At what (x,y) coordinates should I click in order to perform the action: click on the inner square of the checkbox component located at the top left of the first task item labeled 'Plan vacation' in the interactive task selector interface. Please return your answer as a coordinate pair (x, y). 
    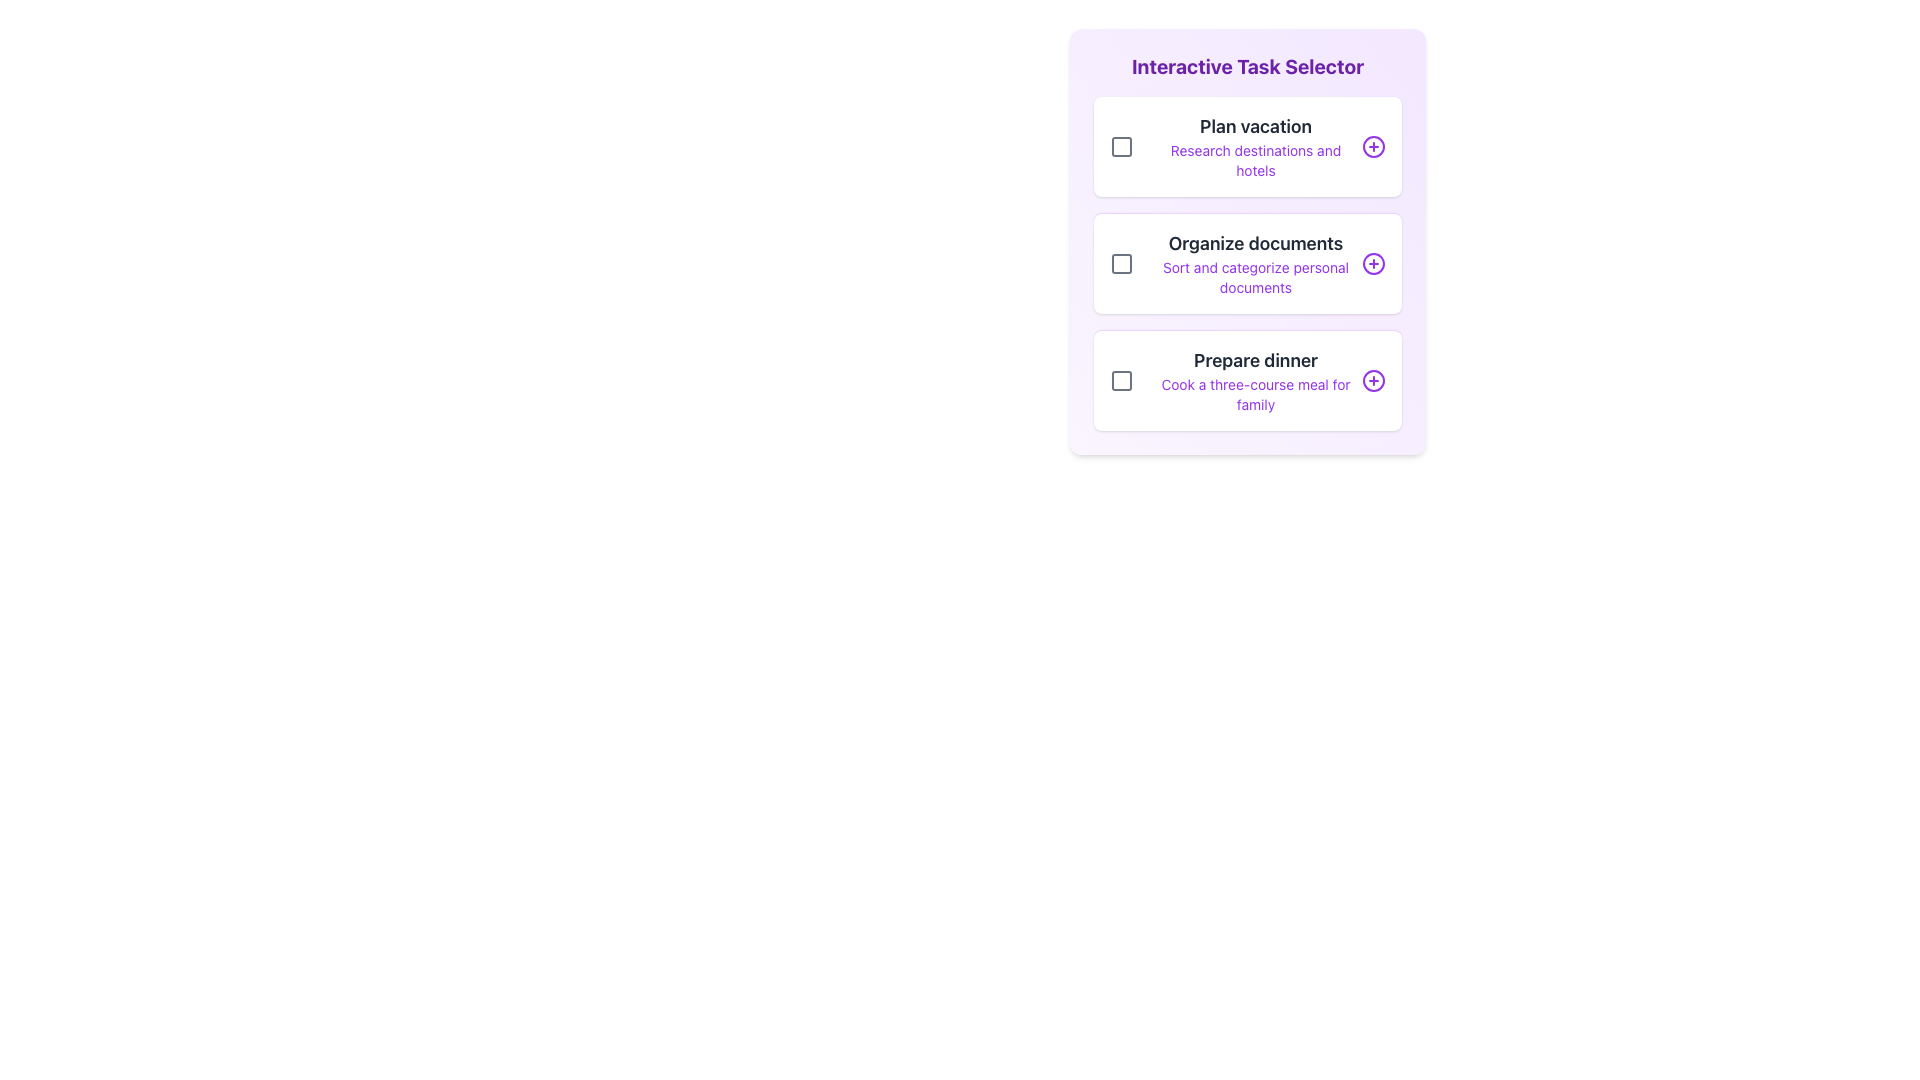
    Looking at the image, I should click on (1122, 145).